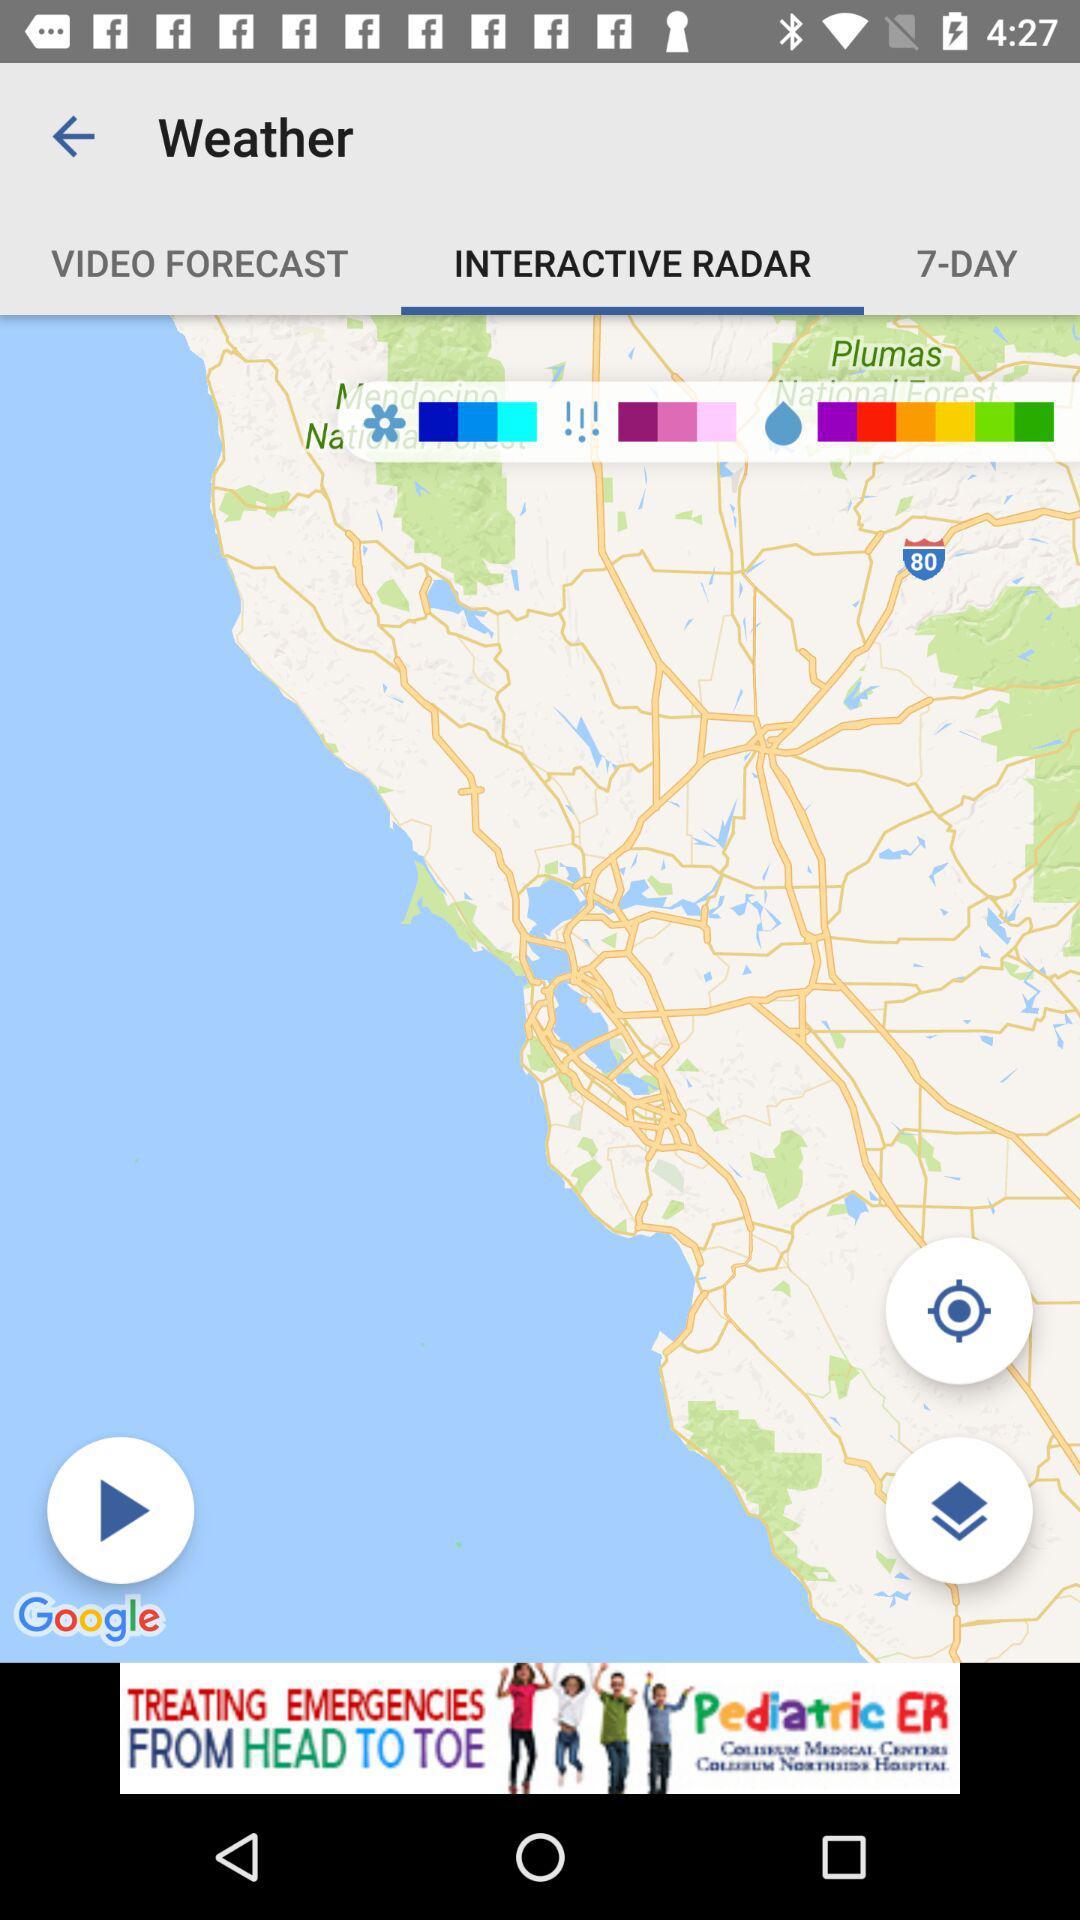 The image size is (1080, 1920). Describe the element at coordinates (120, 1510) in the screenshot. I see `click arrow to start interactive map` at that location.